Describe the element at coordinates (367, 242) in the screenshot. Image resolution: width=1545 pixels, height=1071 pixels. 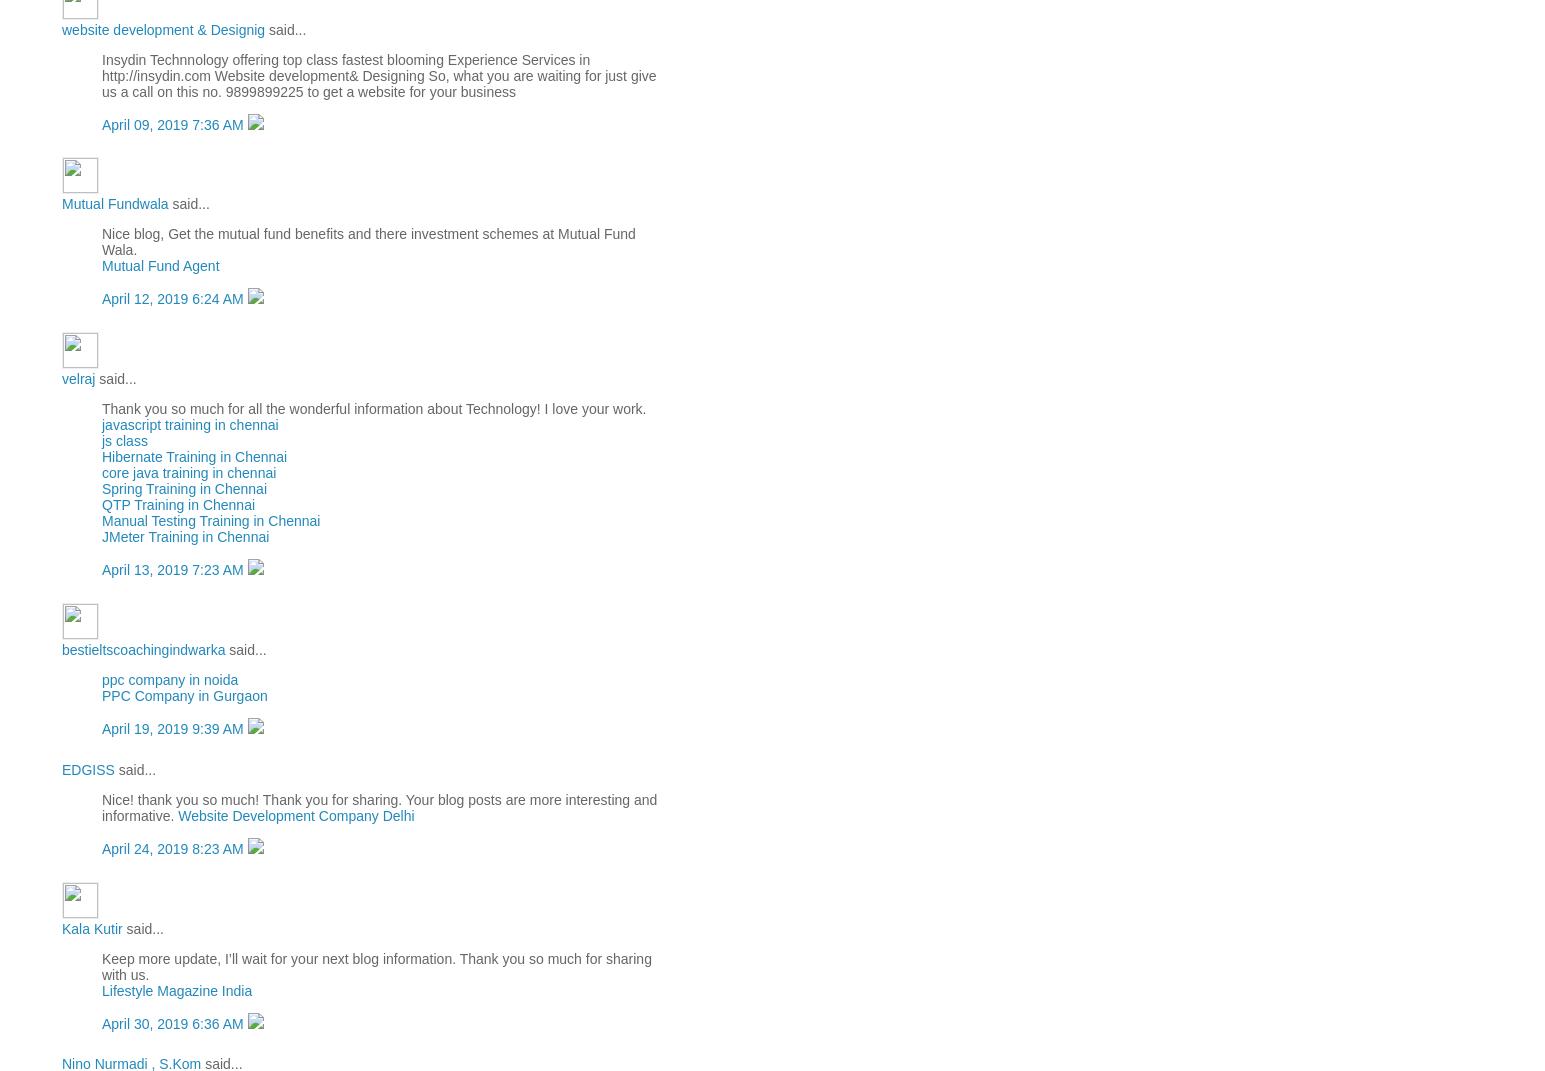
I see `'Nice blog, Get the mutual fund benefits and there investment schemes at Mutual Fund Wala.'` at that location.